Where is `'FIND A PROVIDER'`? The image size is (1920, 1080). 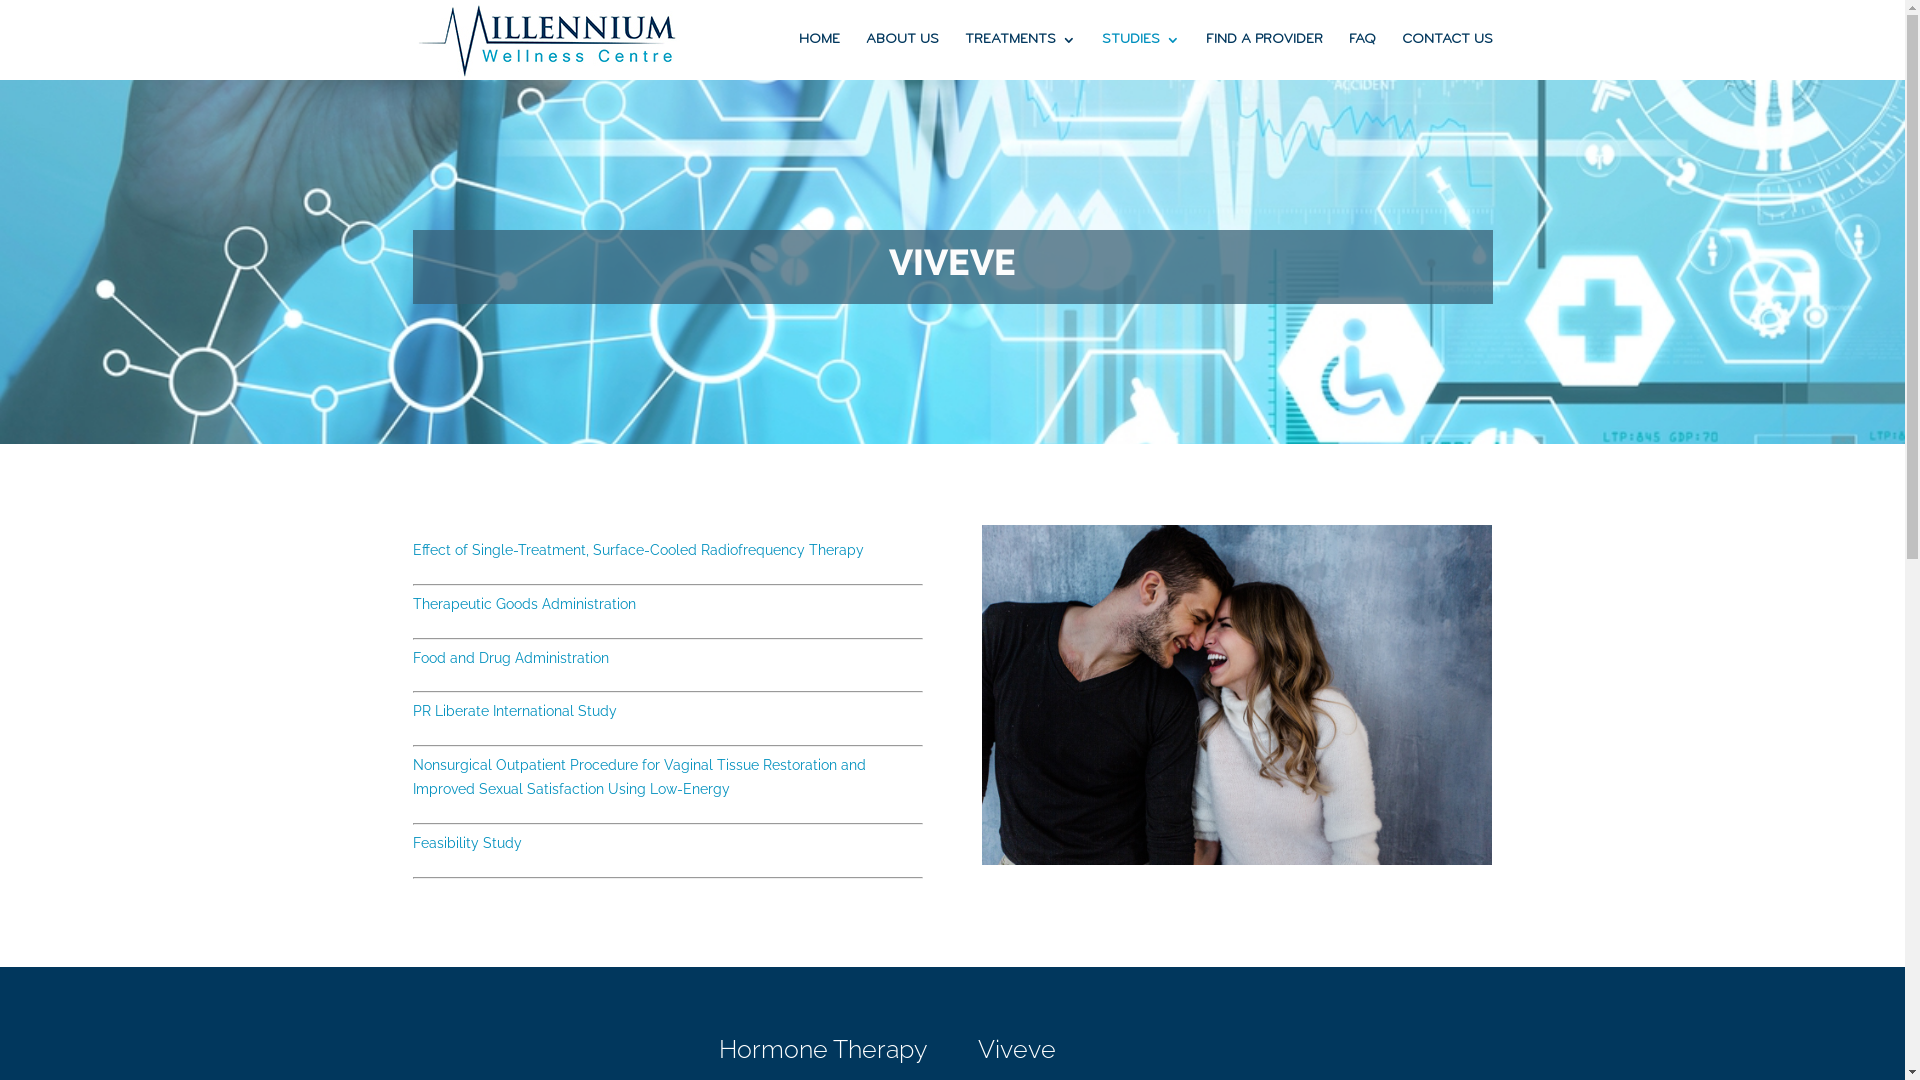 'FIND A PROVIDER' is located at coordinates (1263, 55).